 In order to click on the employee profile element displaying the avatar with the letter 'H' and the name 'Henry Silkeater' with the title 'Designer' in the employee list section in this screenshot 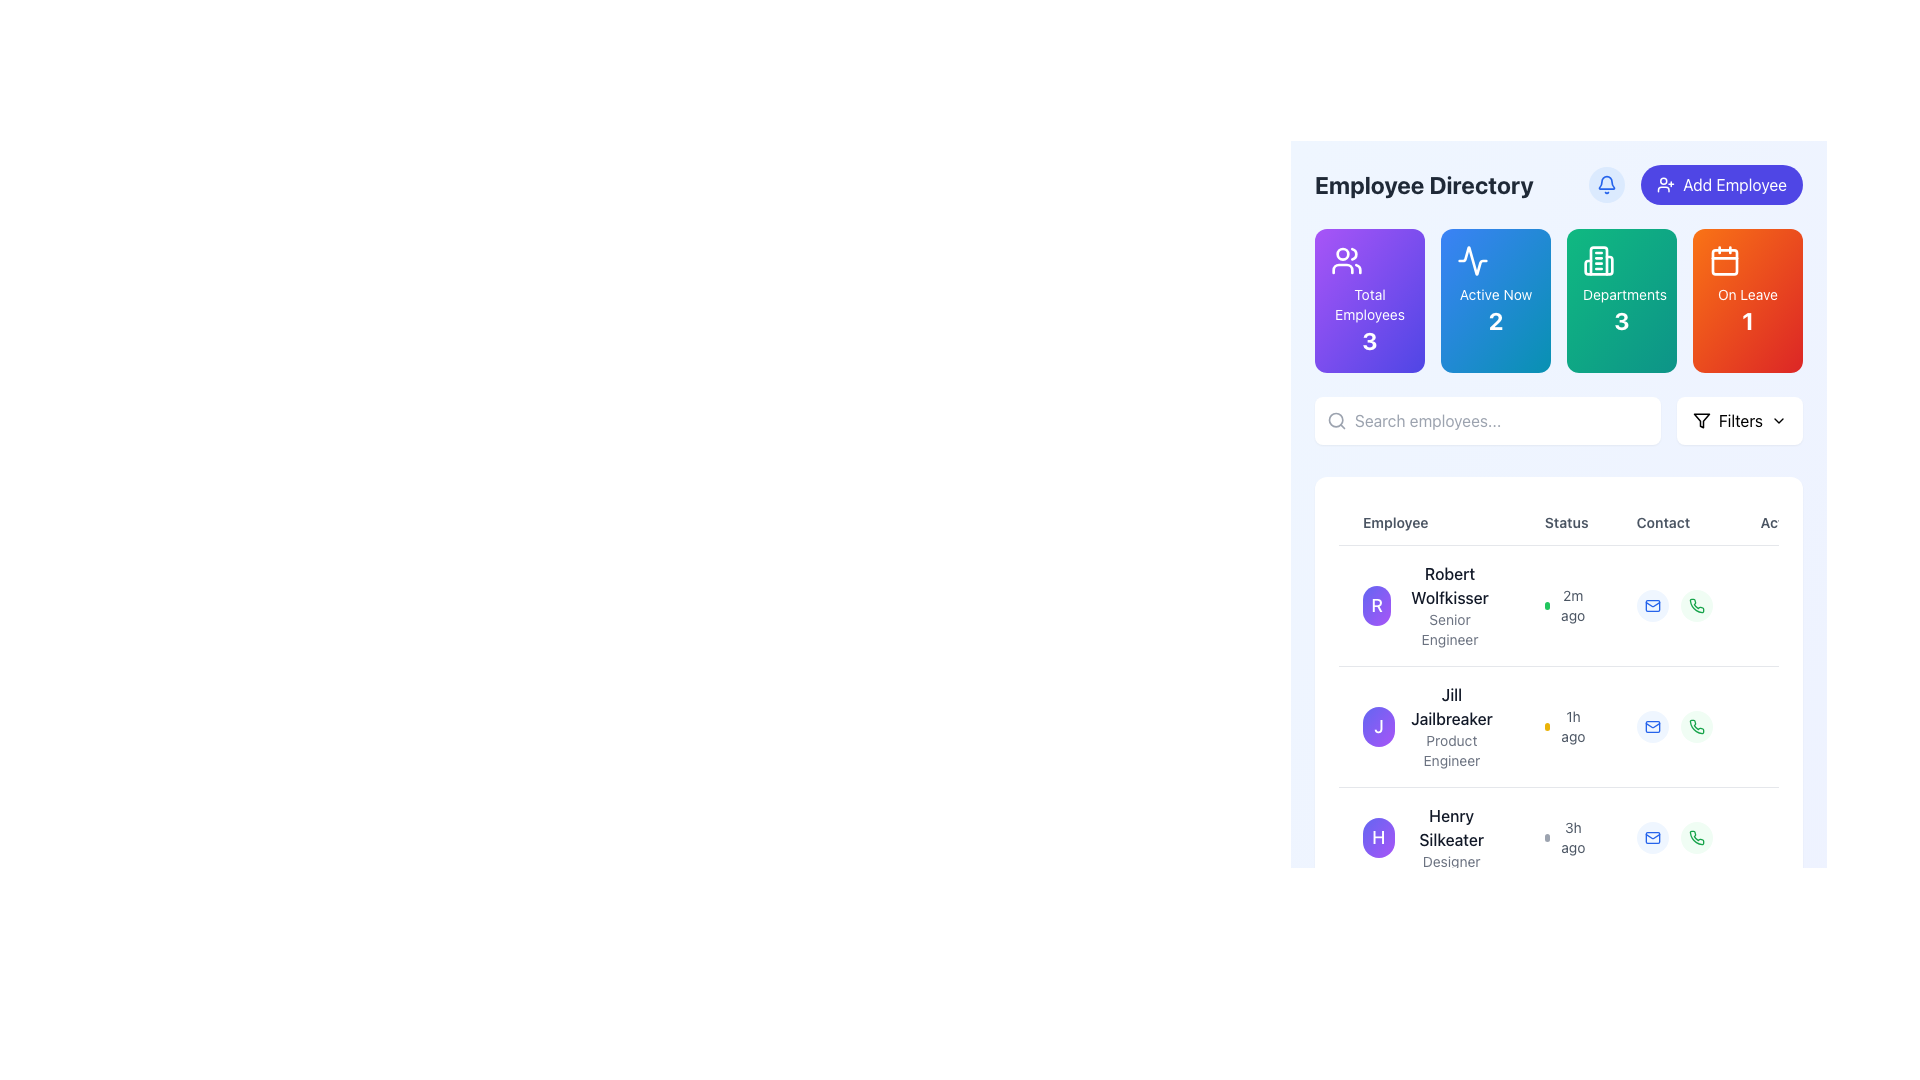, I will do `click(1428, 837)`.